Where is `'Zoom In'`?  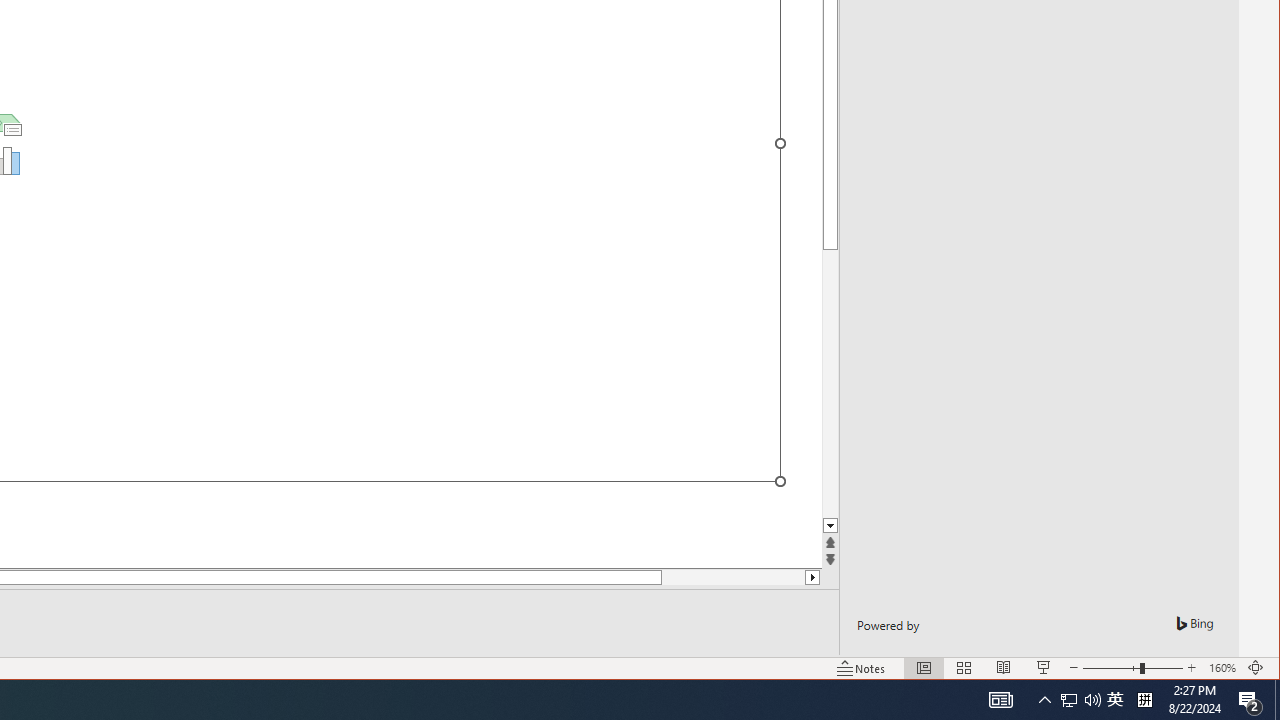 'Zoom In' is located at coordinates (1191, 668).